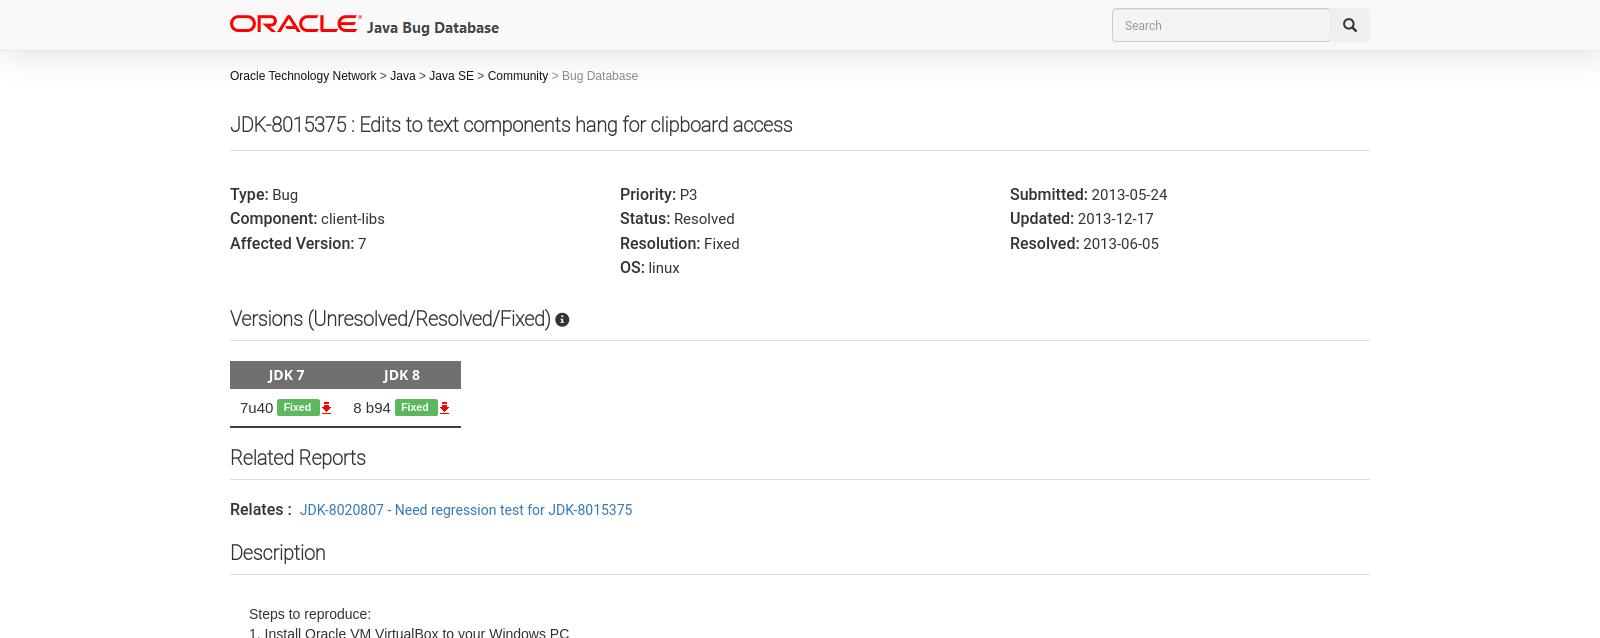 This screenshot has height=638, width=1600. What do you see at coordinates (277, 552) in the screenshot?
I see `'Description'` at bounding box center [277, 552].